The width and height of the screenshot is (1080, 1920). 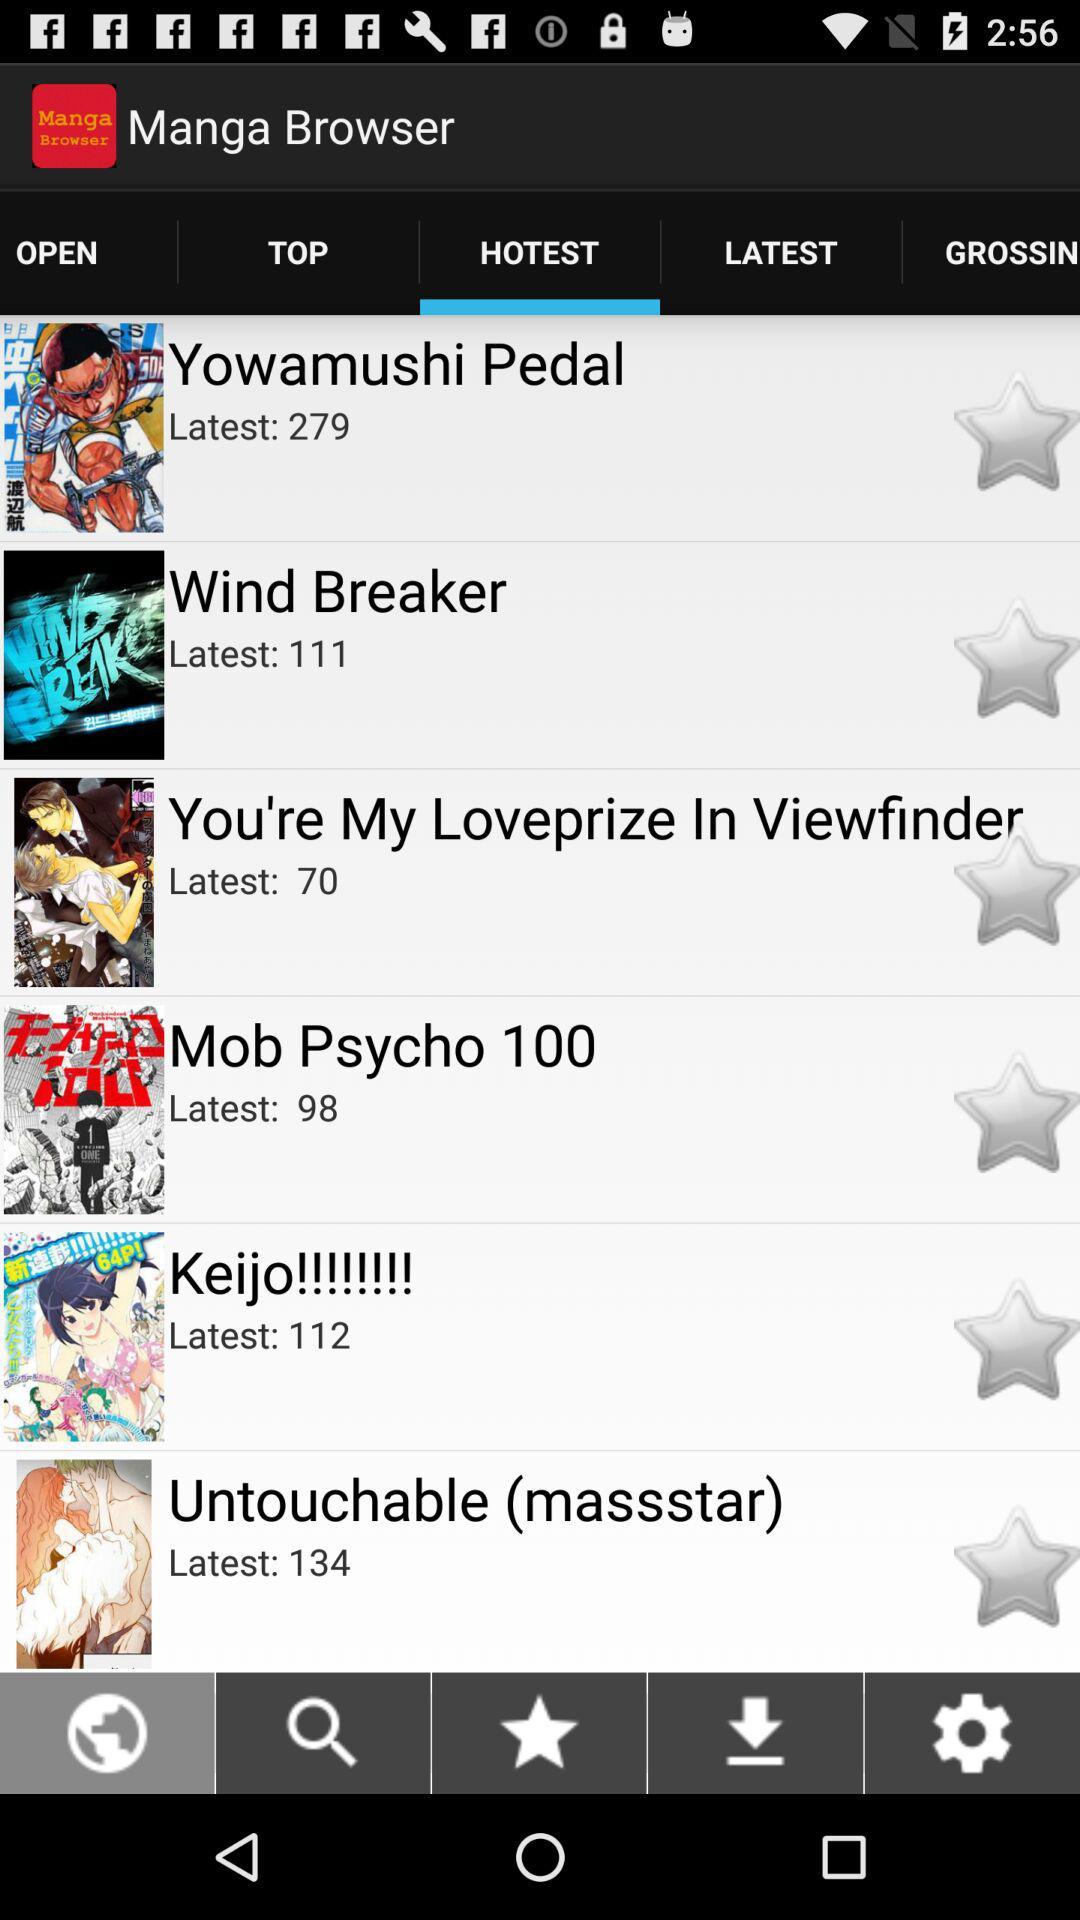 What do you see at coordinates (623, 1042) in the screenshot?
I see `mob psycho 100 app` at bounding box center [623, 1042].